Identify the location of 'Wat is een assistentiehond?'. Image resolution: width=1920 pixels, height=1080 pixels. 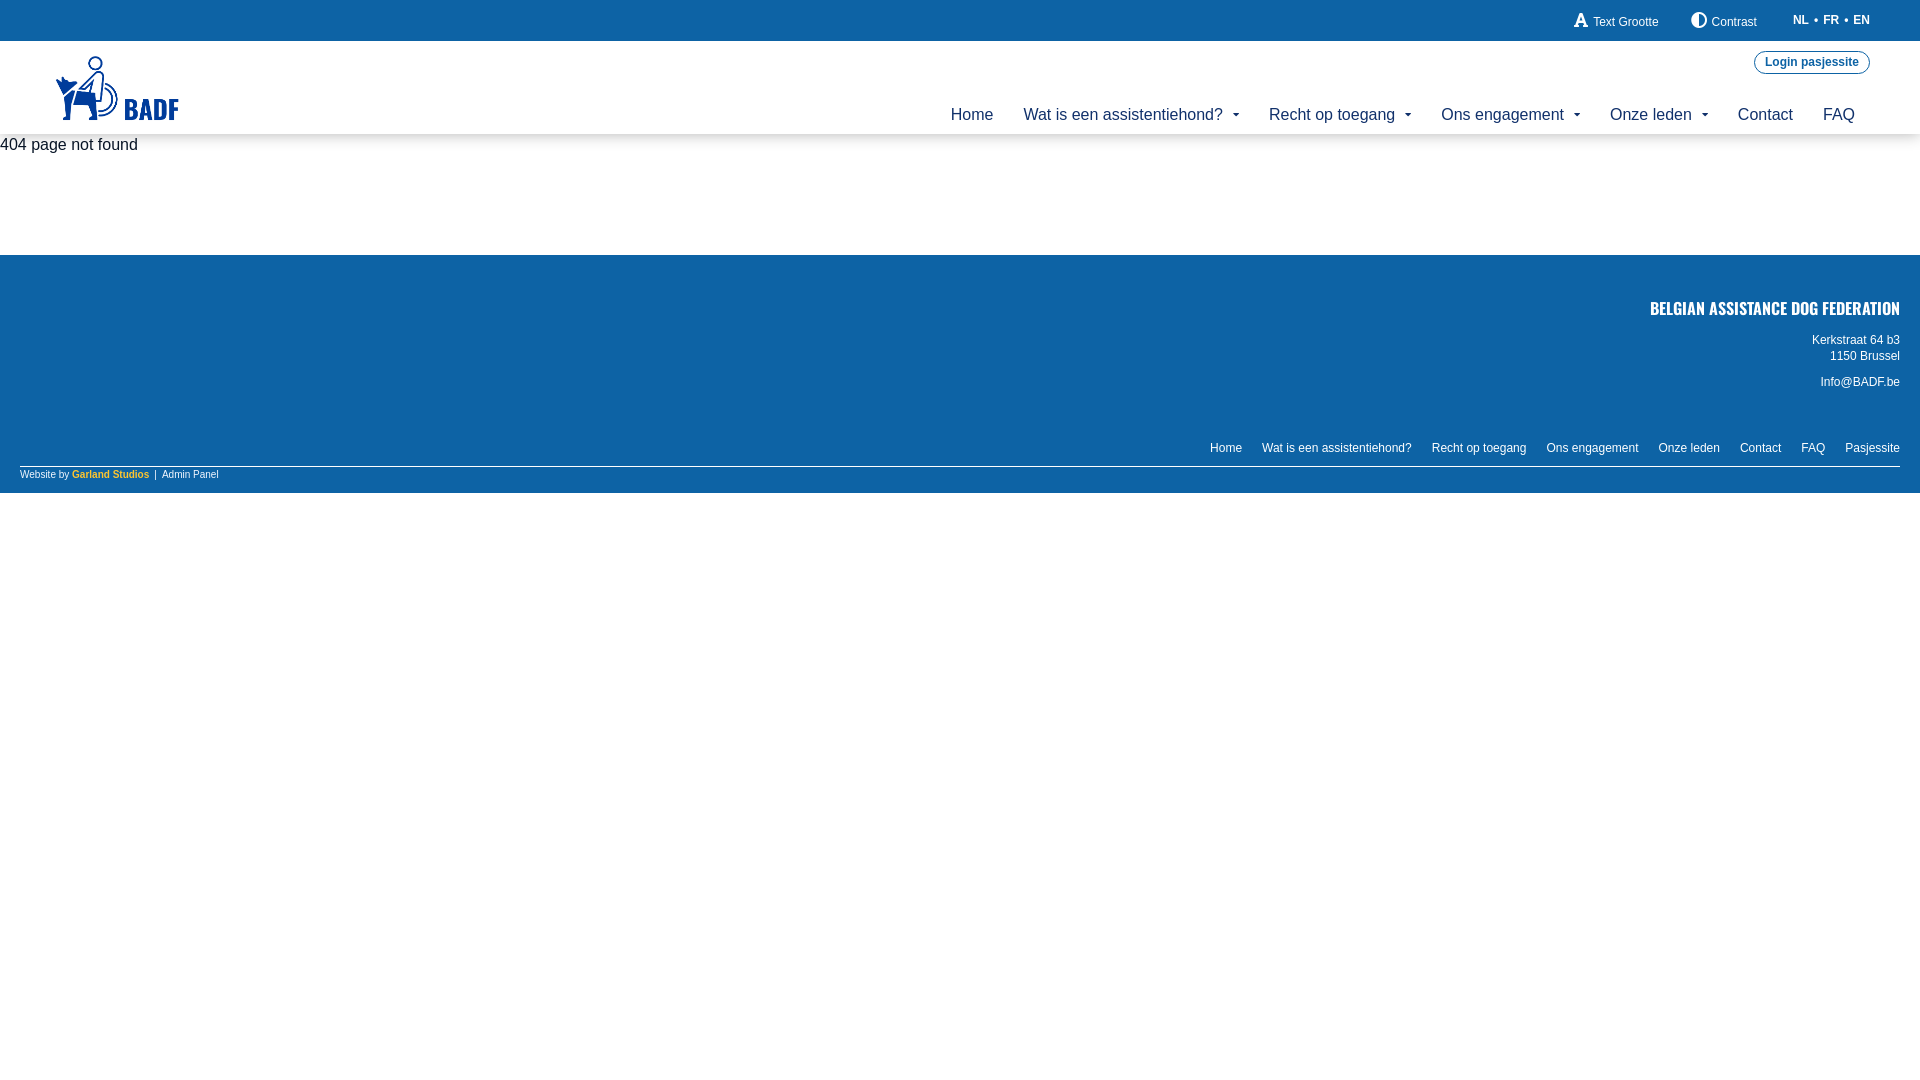
(1337, 446).